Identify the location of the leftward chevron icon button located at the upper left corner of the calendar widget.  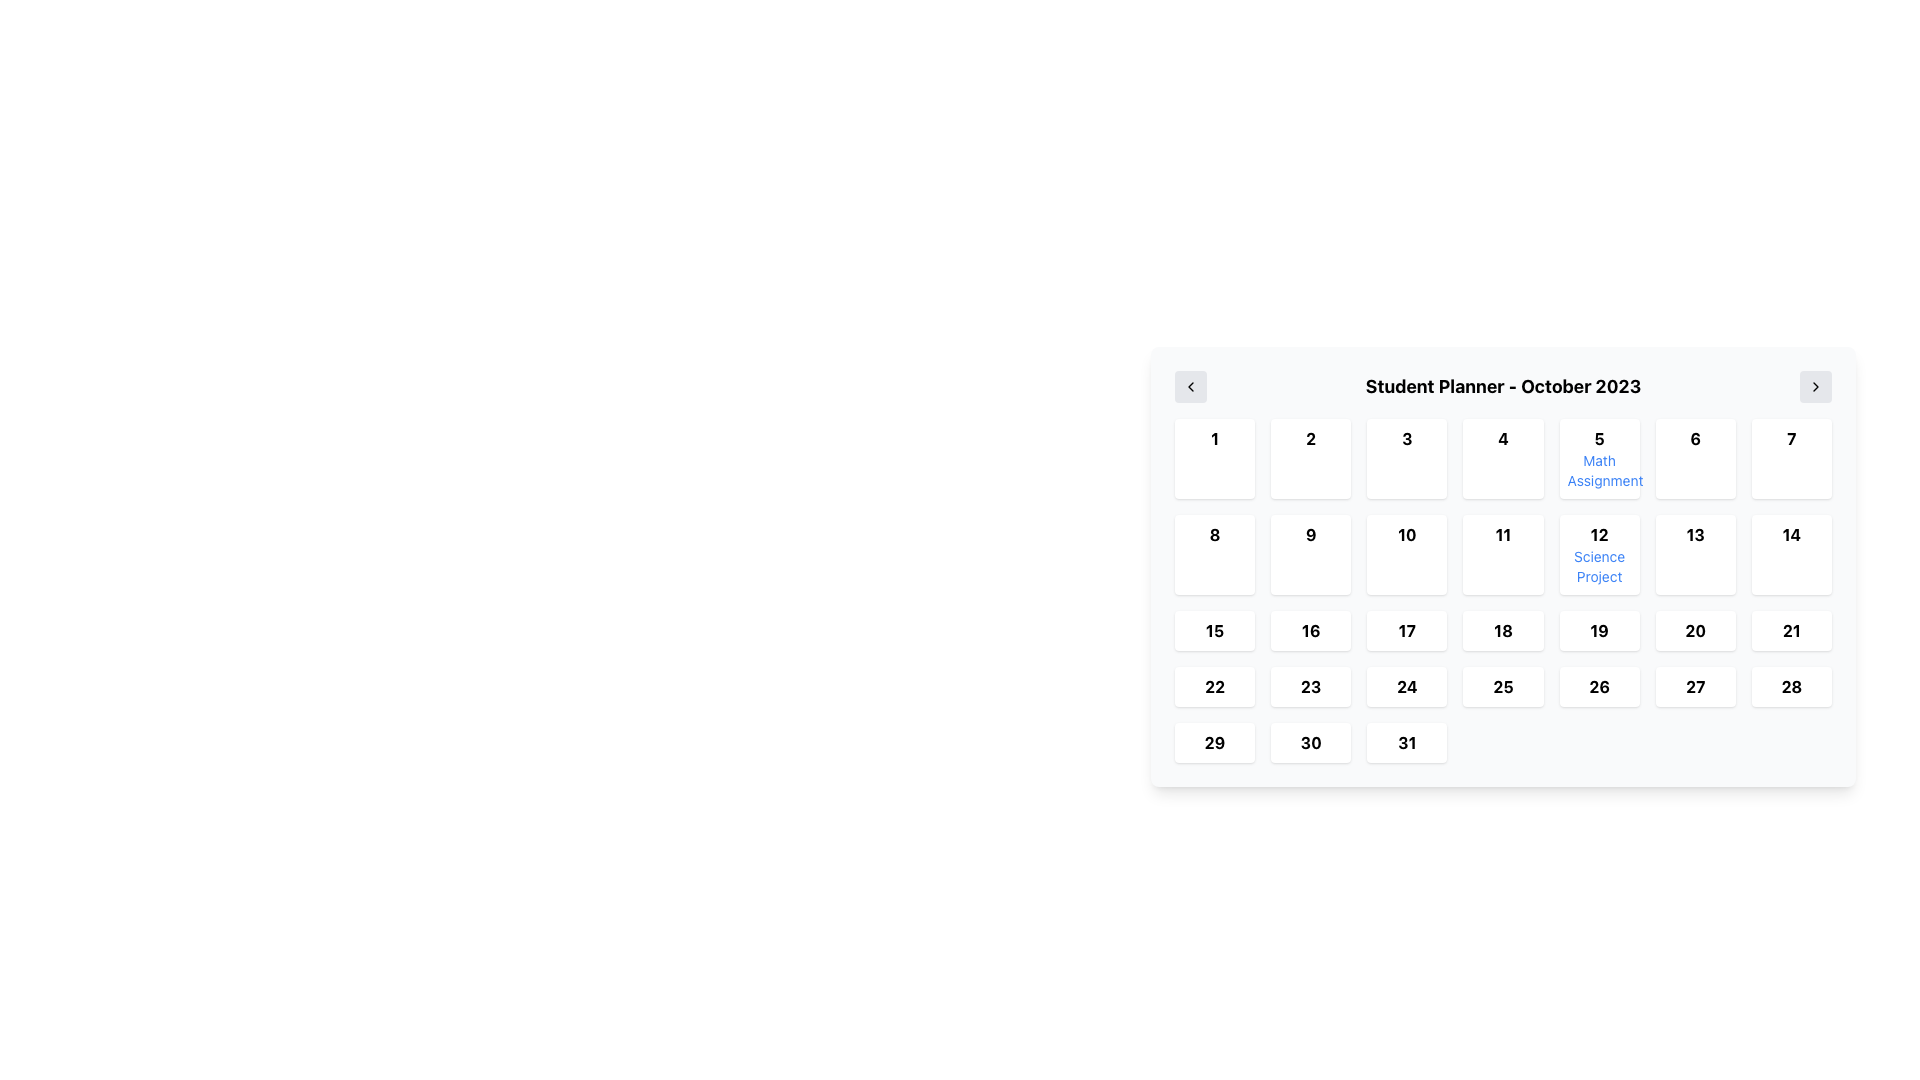
(1190, 386).